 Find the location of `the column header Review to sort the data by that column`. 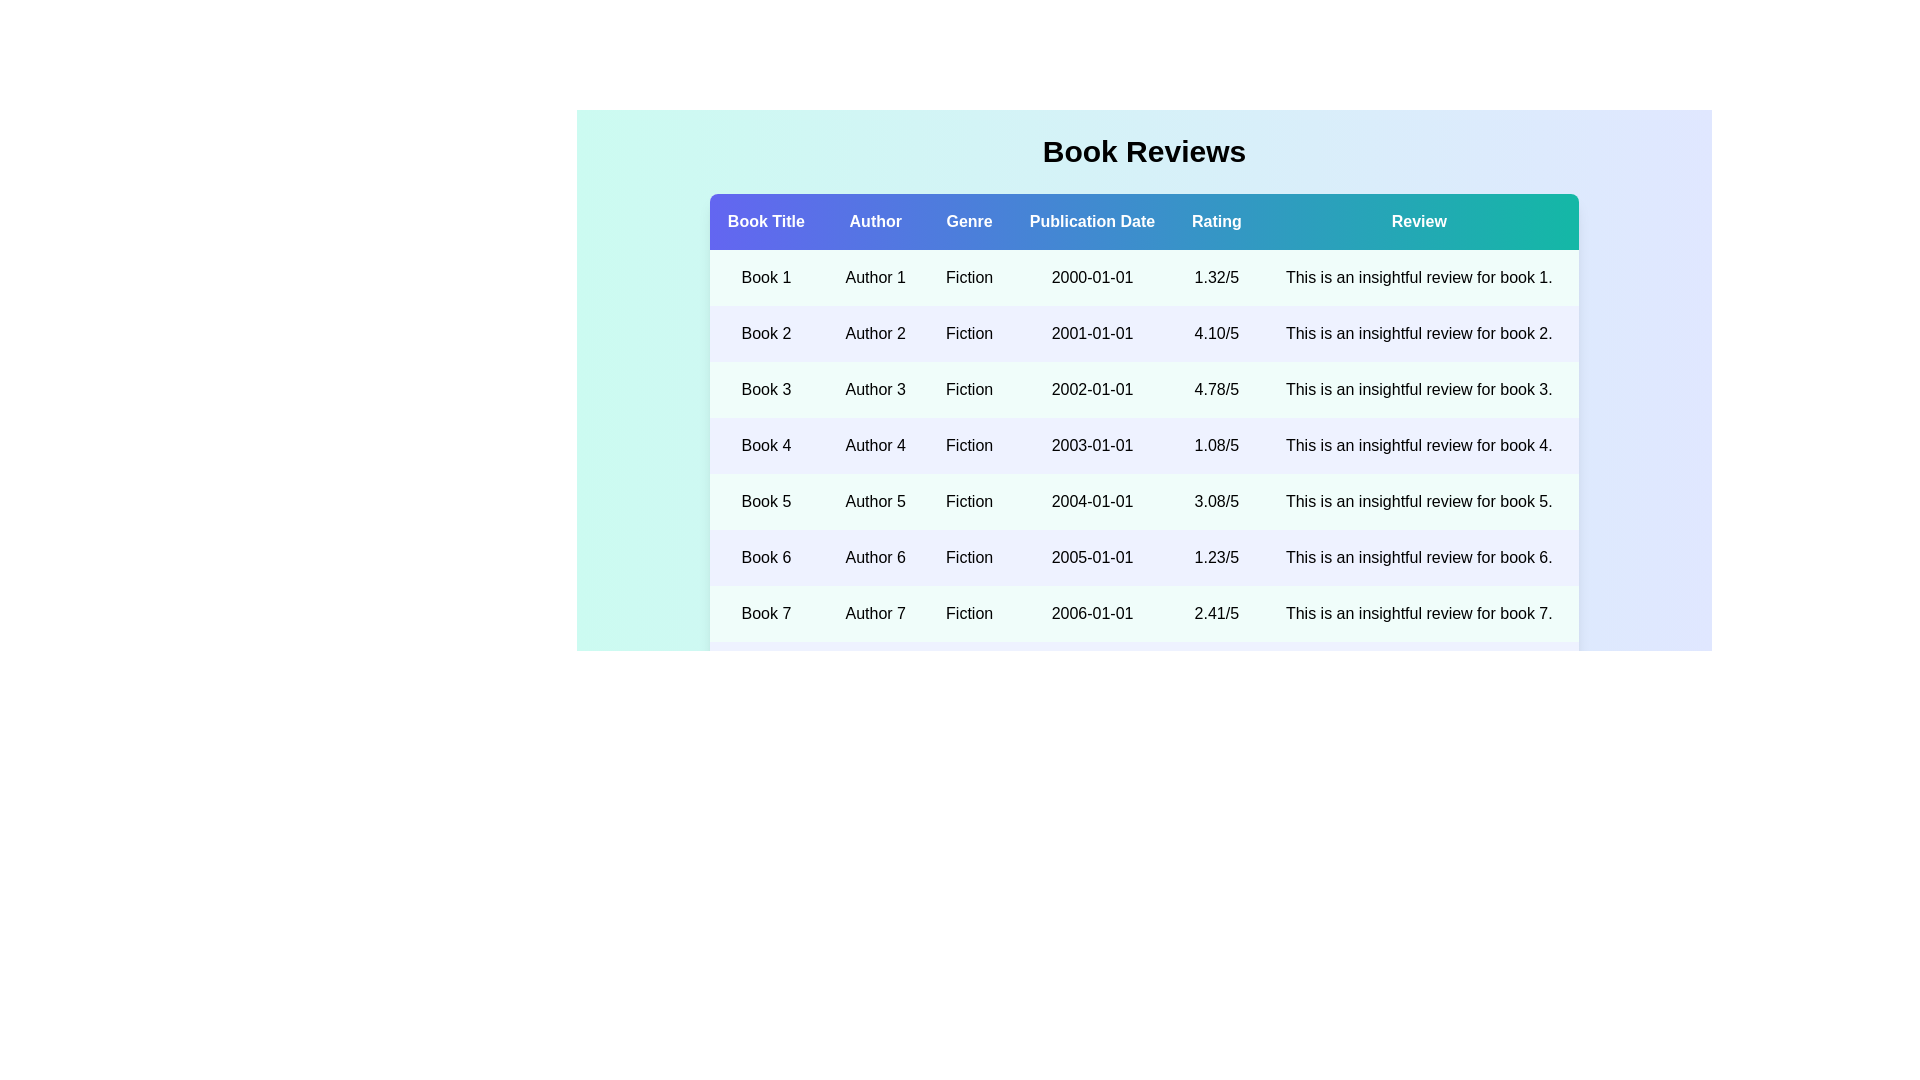

the column header Review to sort the data by that column is located at coordinates (1418, 222).